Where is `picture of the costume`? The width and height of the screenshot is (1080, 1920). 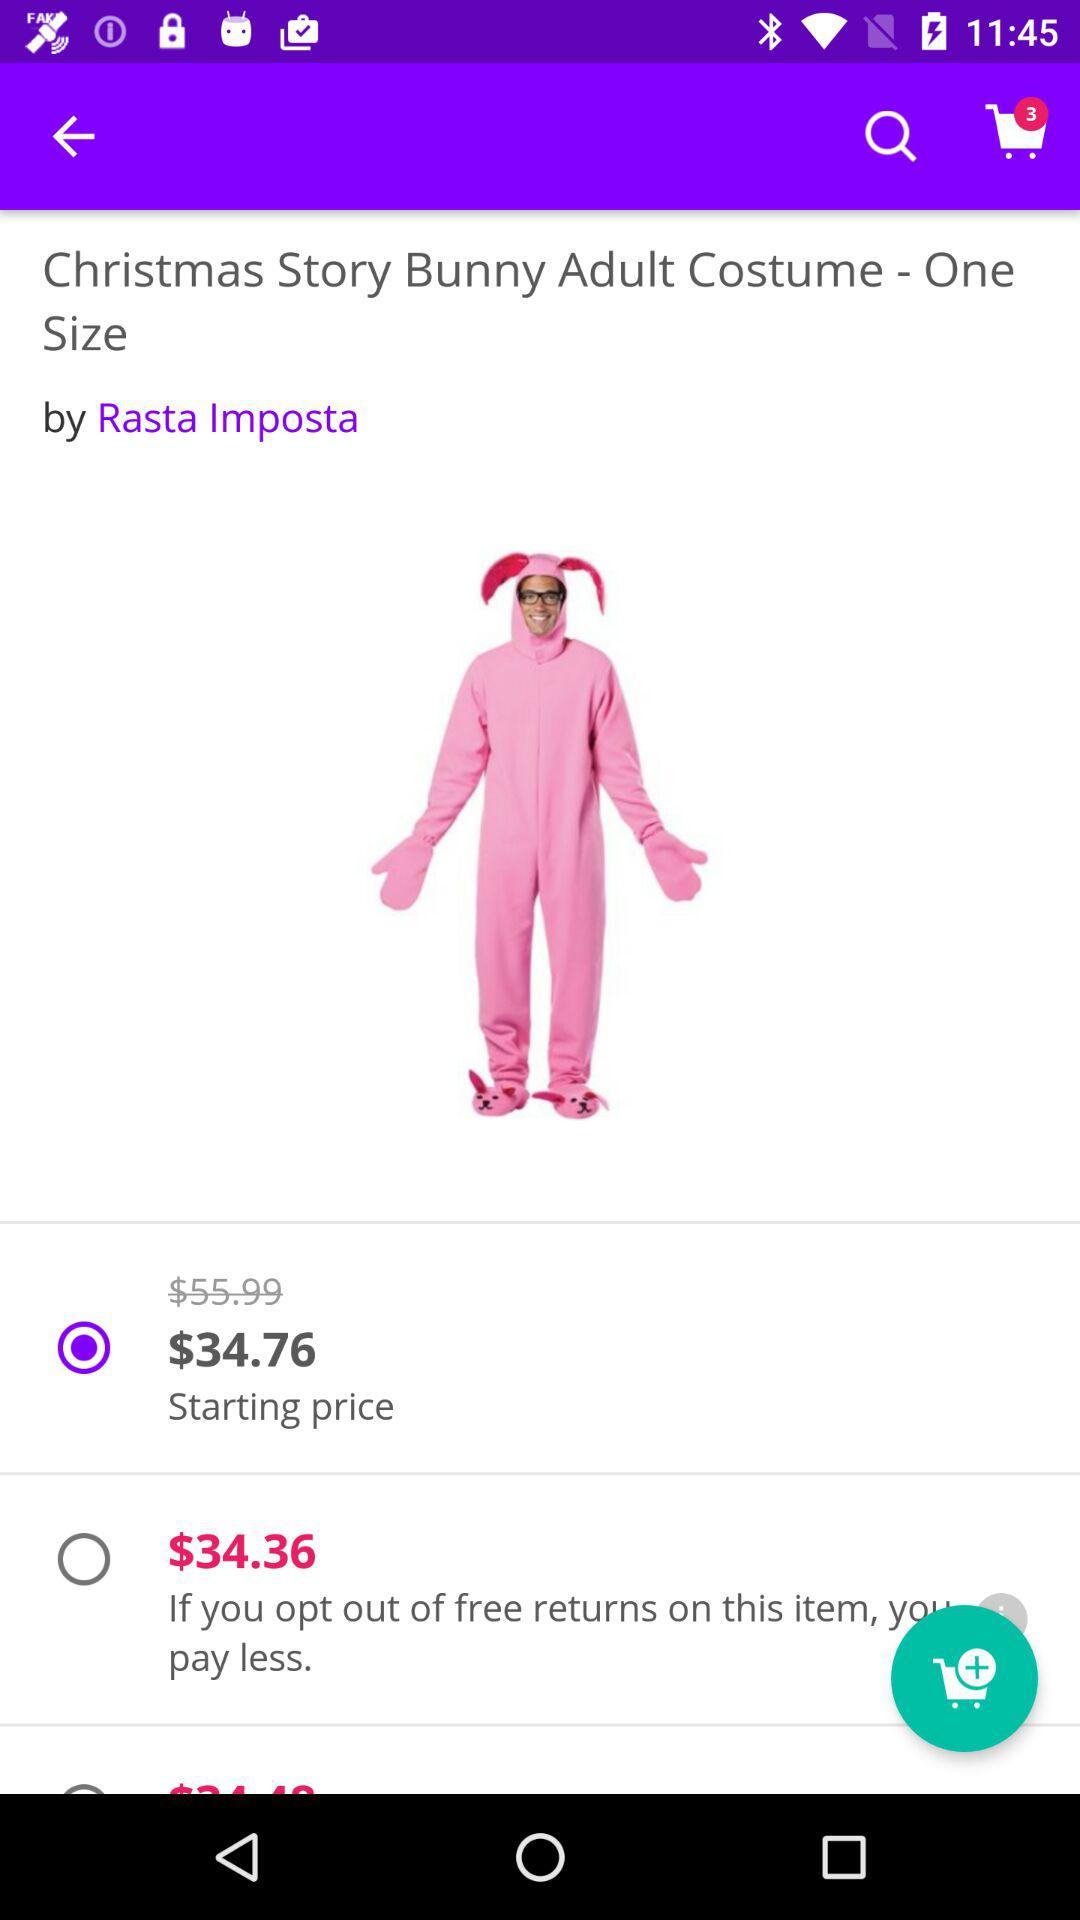 picture of the costume is located at coordinates (540, 835).